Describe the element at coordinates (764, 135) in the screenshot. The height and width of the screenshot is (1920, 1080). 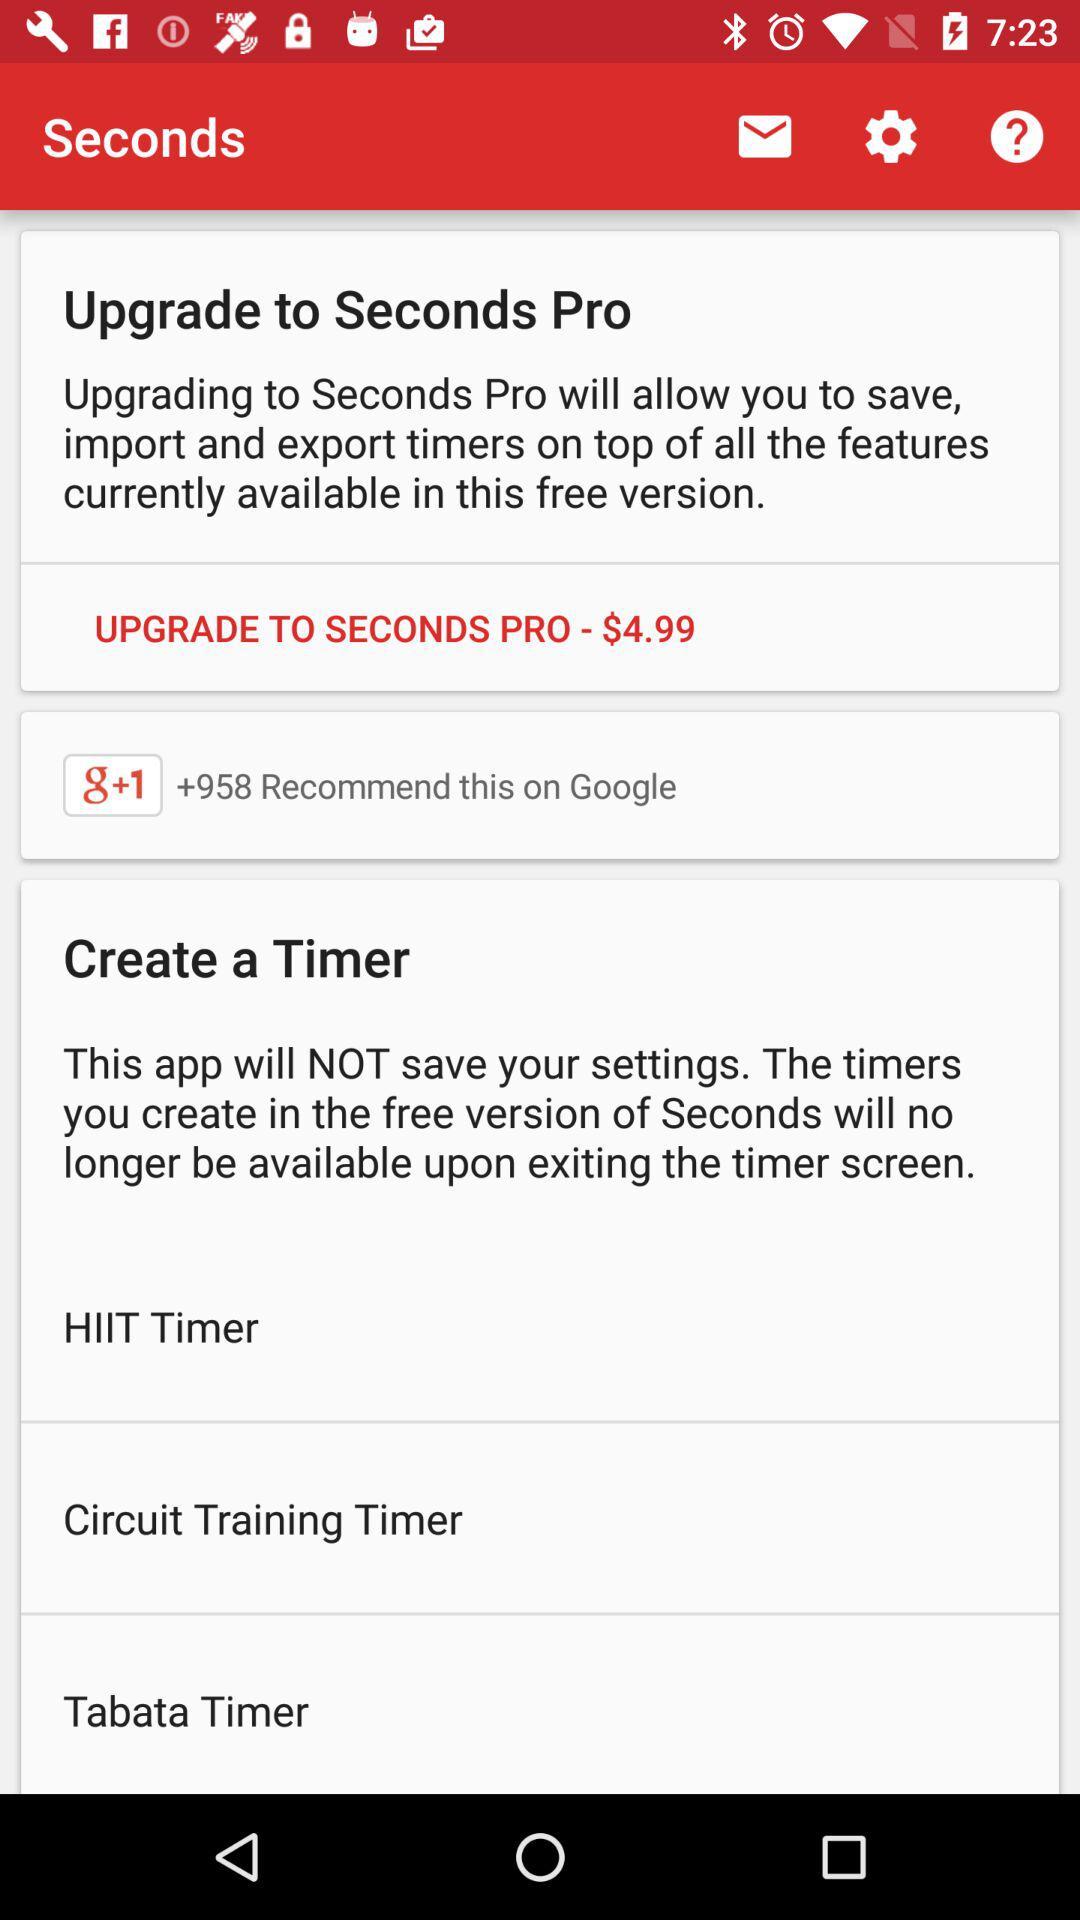
I see `item next to the seconds` at that location.